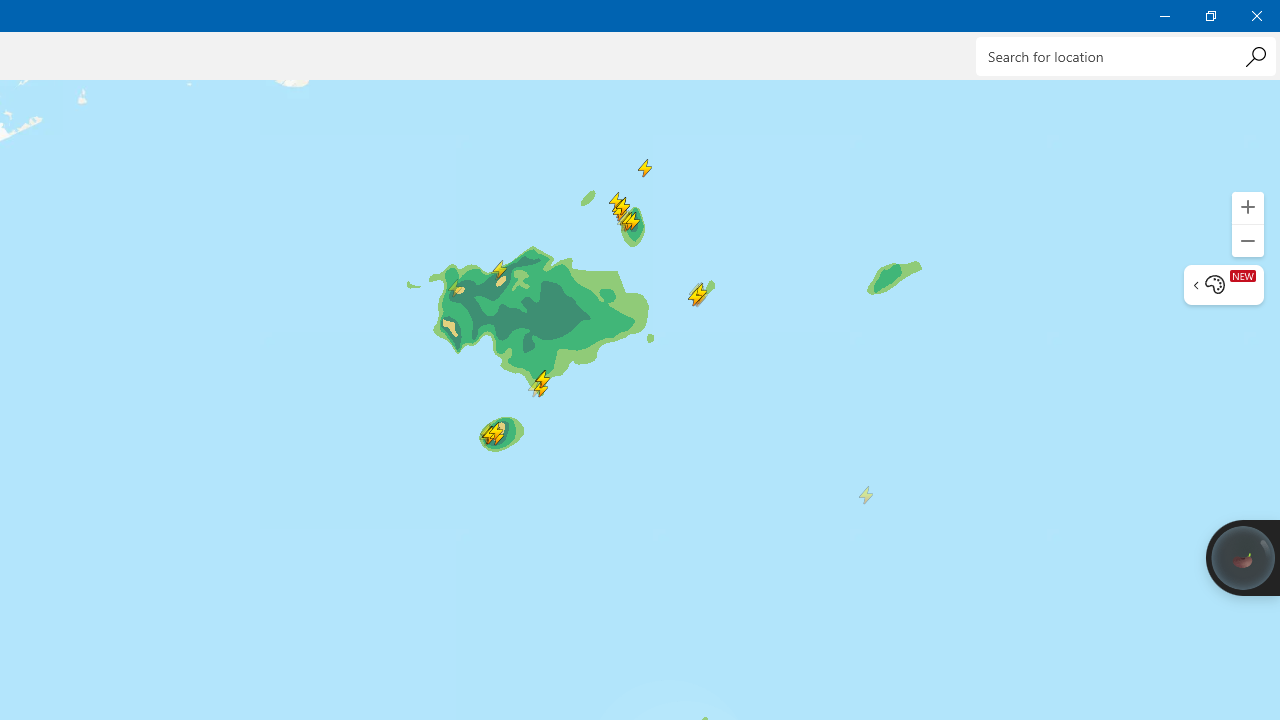  Describe the element at coordinates (1255, 15) in the screenshot. I see `'Close Weather'` at that location.